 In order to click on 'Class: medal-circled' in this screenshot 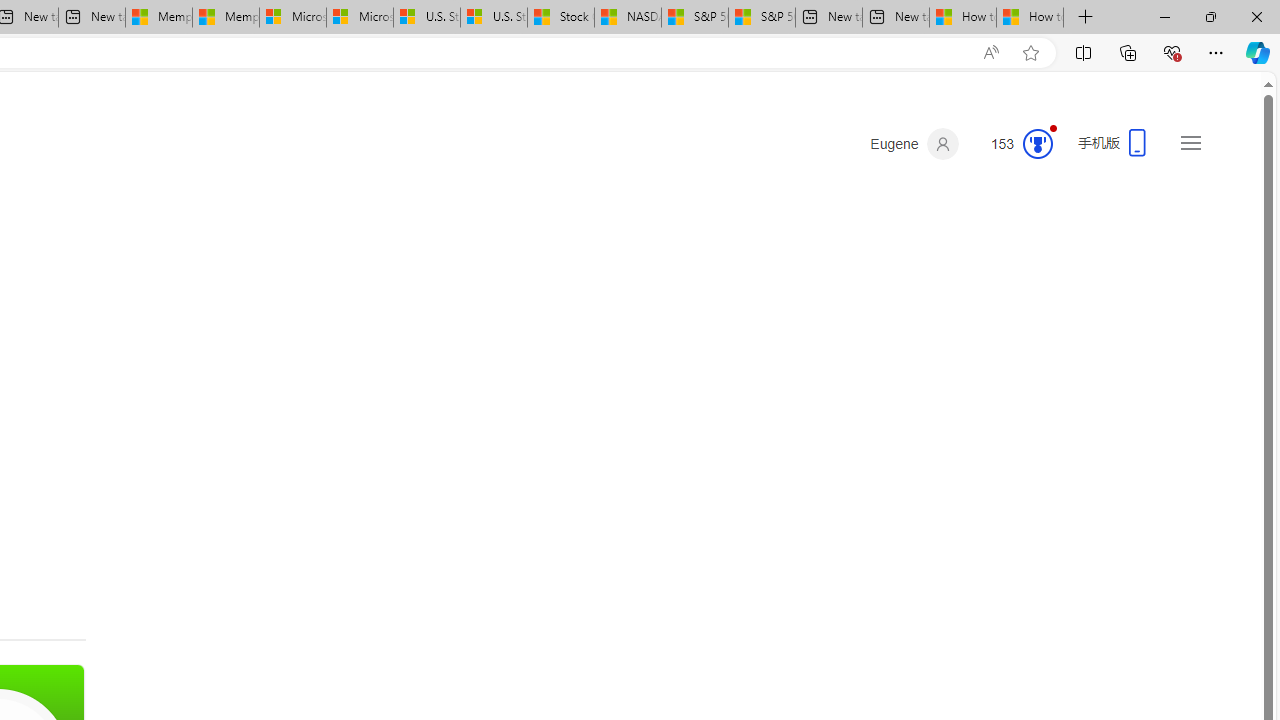, I will do `click(1037, 143)`.